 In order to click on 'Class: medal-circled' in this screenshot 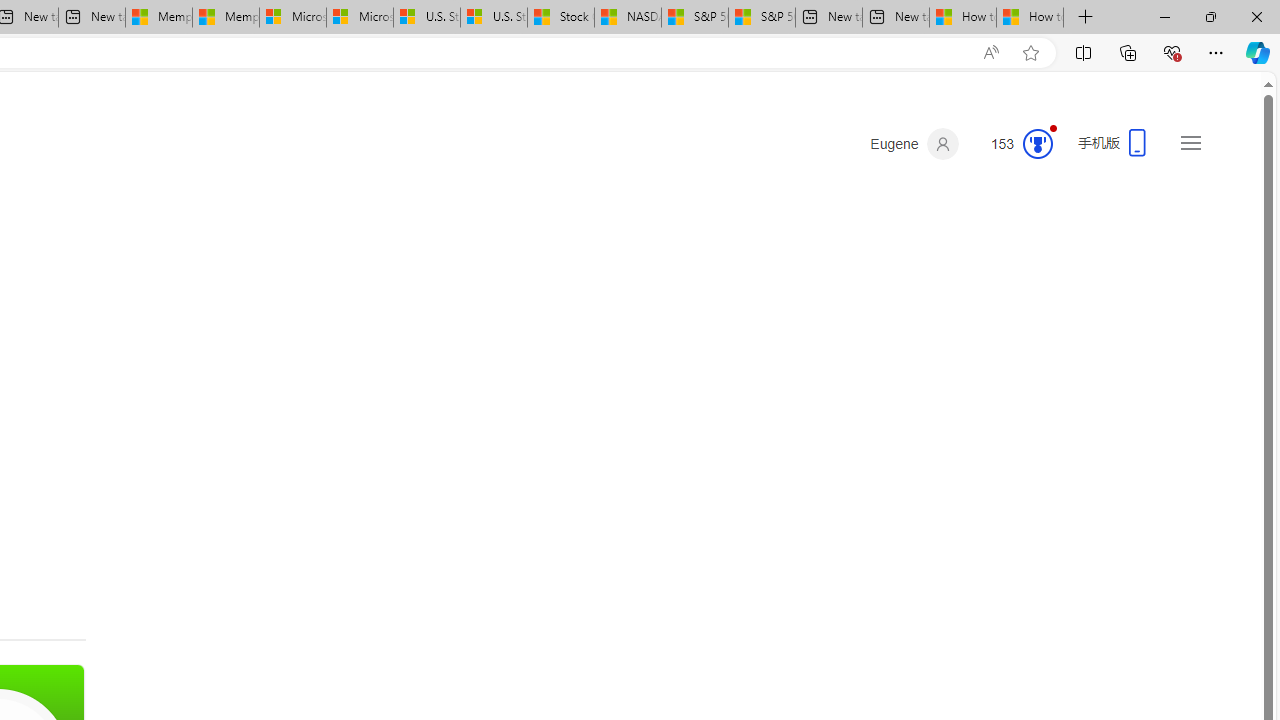, I will do `click(1037, 143)`.